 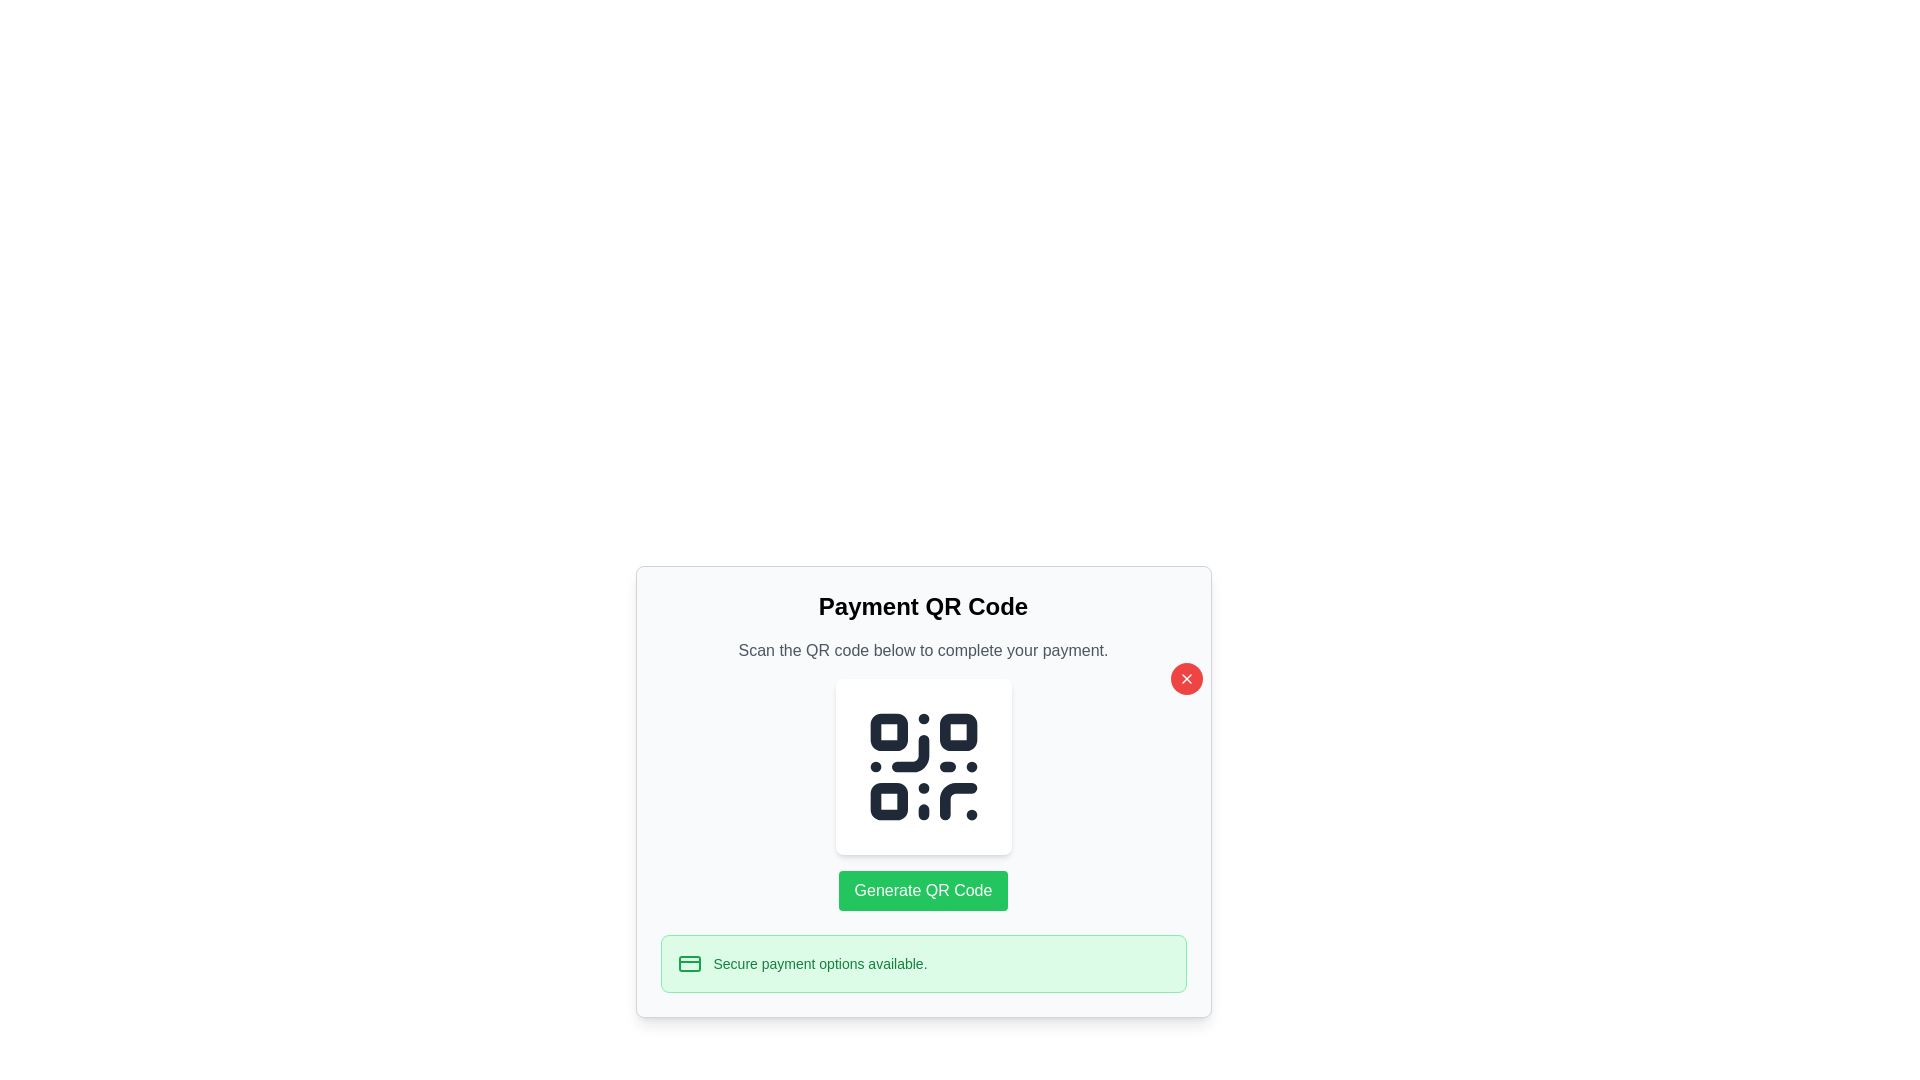 What do you see at coordinates (887, 800) in the screenshot?
I see `the third square in the QR code icon, located at the bottom-left corner of the group of squares within the modal titled 'Payment QR Code'` at bounding box center [887, 800].